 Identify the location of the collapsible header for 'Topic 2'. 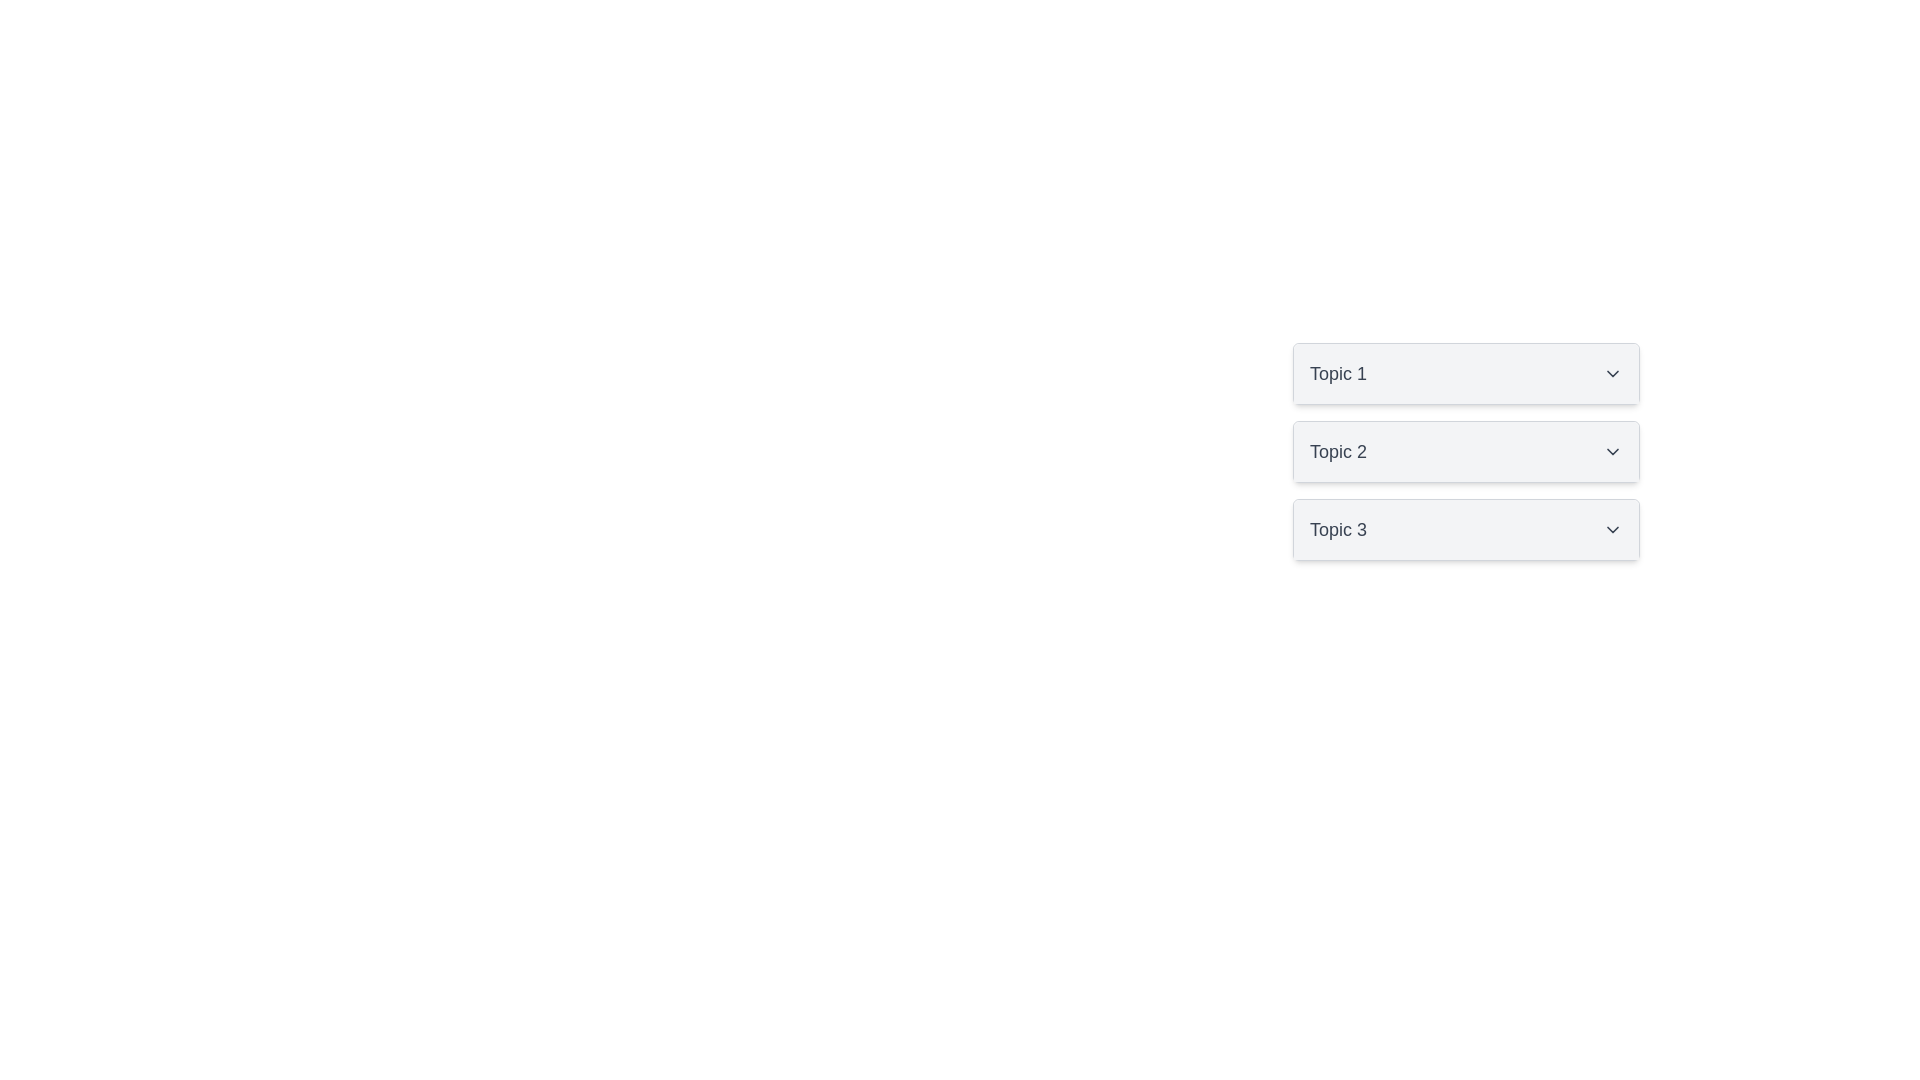
(1466, 459).